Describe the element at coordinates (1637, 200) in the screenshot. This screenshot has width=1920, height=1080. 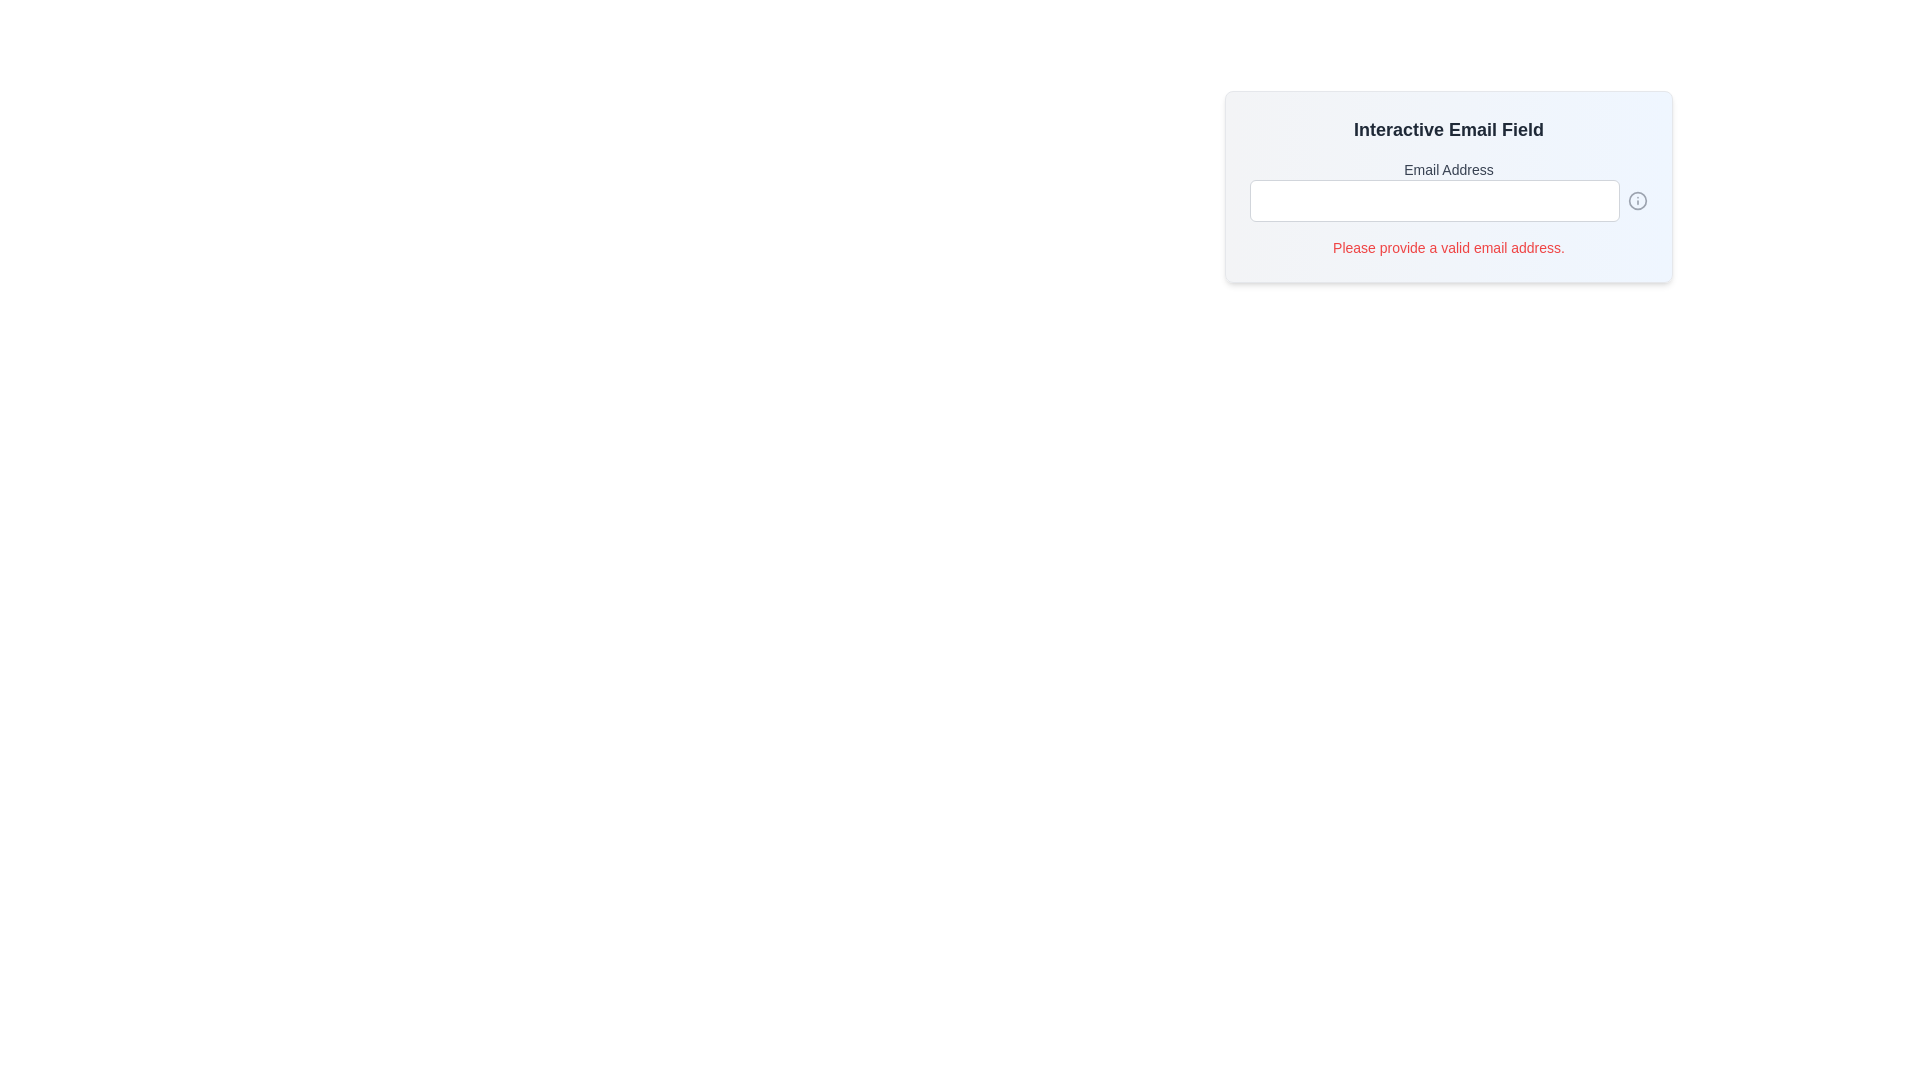
I see `the hollow circular SVG element that represents an iconographic marker, located to the right of the 'Email Address' input box` at that location.